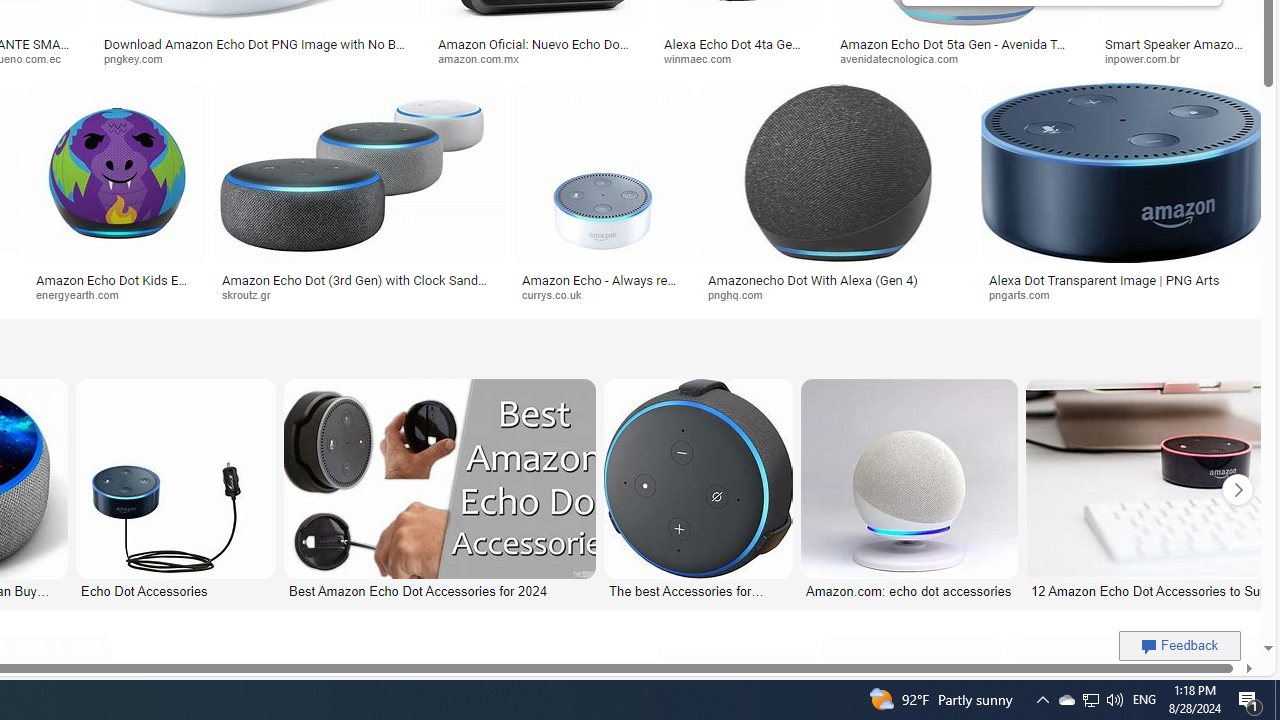 Image resolution: width=1280 pixels, height=720 pixels. What do you see at coordinates (485, 57) in the screenshot?
I see `'amazon.com.mx'` at bounding box center [485, 57].